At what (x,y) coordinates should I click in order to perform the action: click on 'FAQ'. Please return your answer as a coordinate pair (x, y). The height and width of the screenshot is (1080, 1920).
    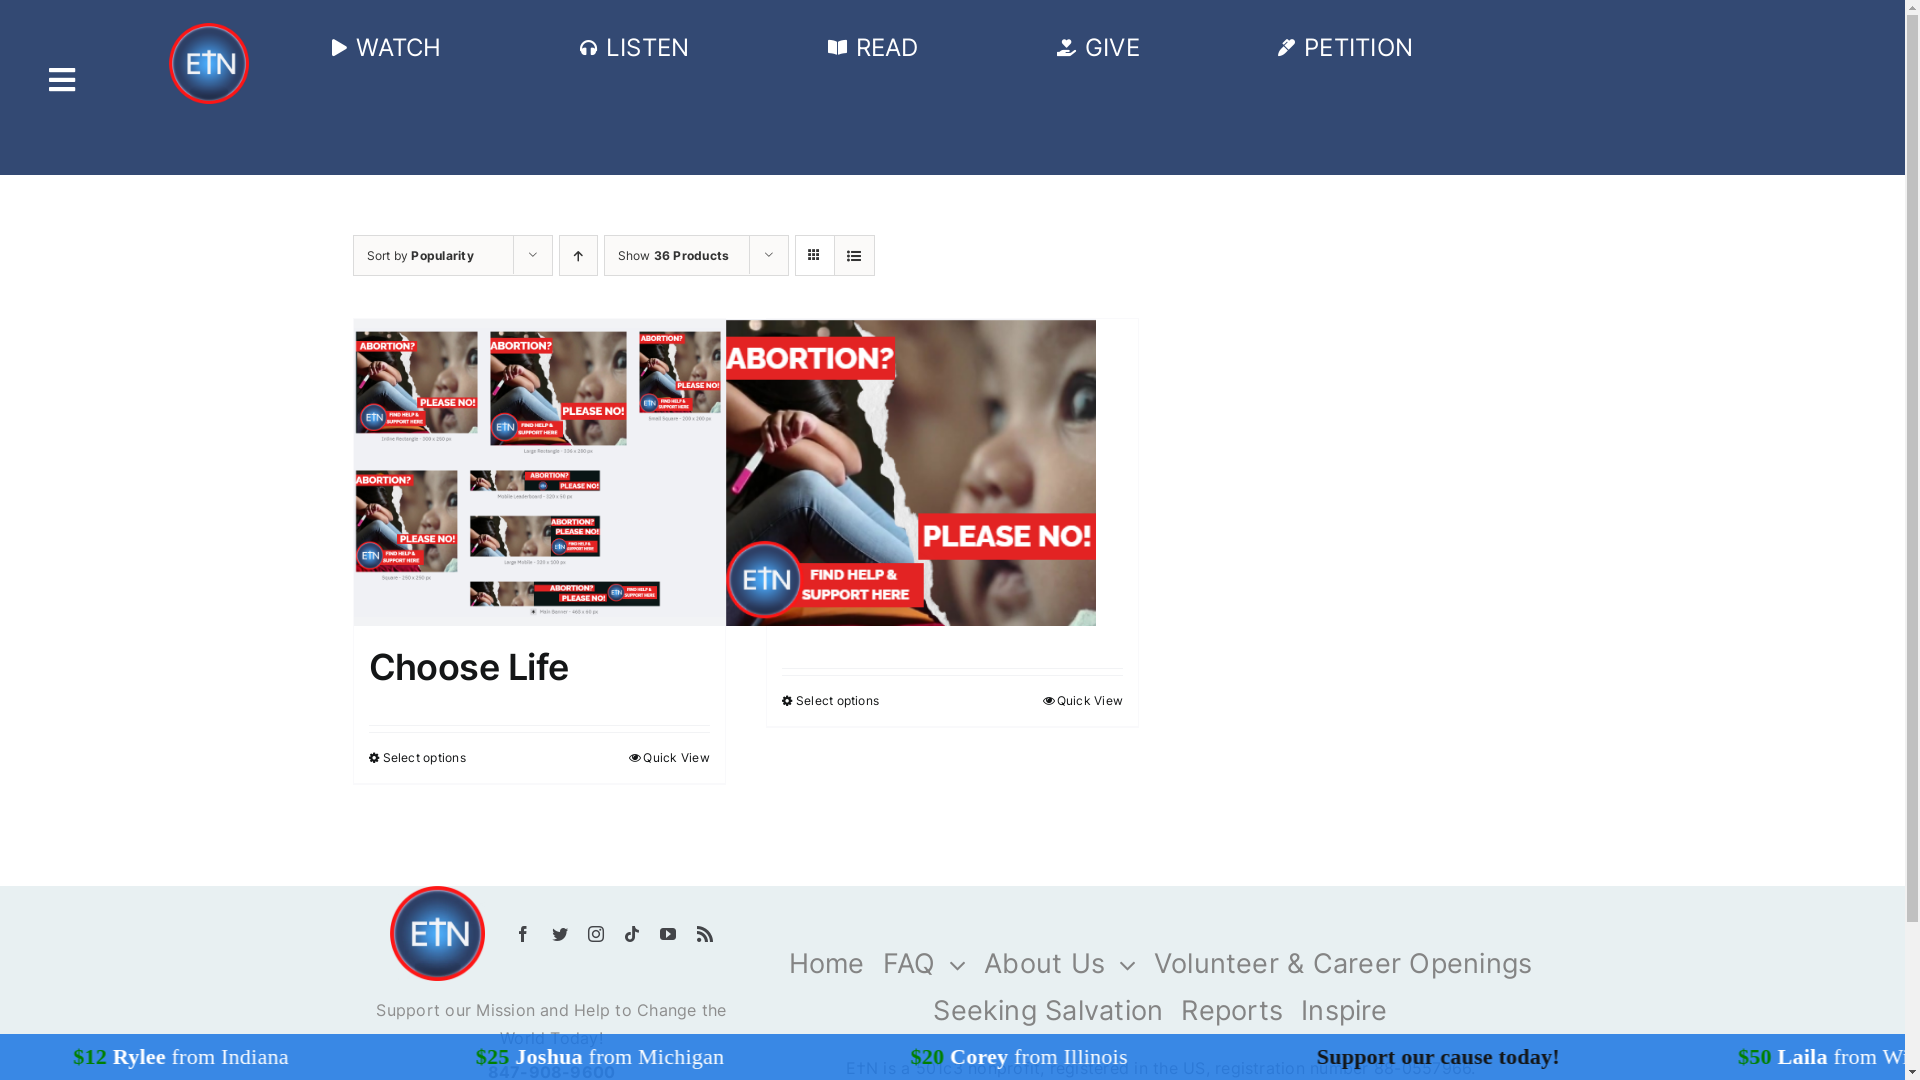
    Looking at the image, I should click on (923, 963).